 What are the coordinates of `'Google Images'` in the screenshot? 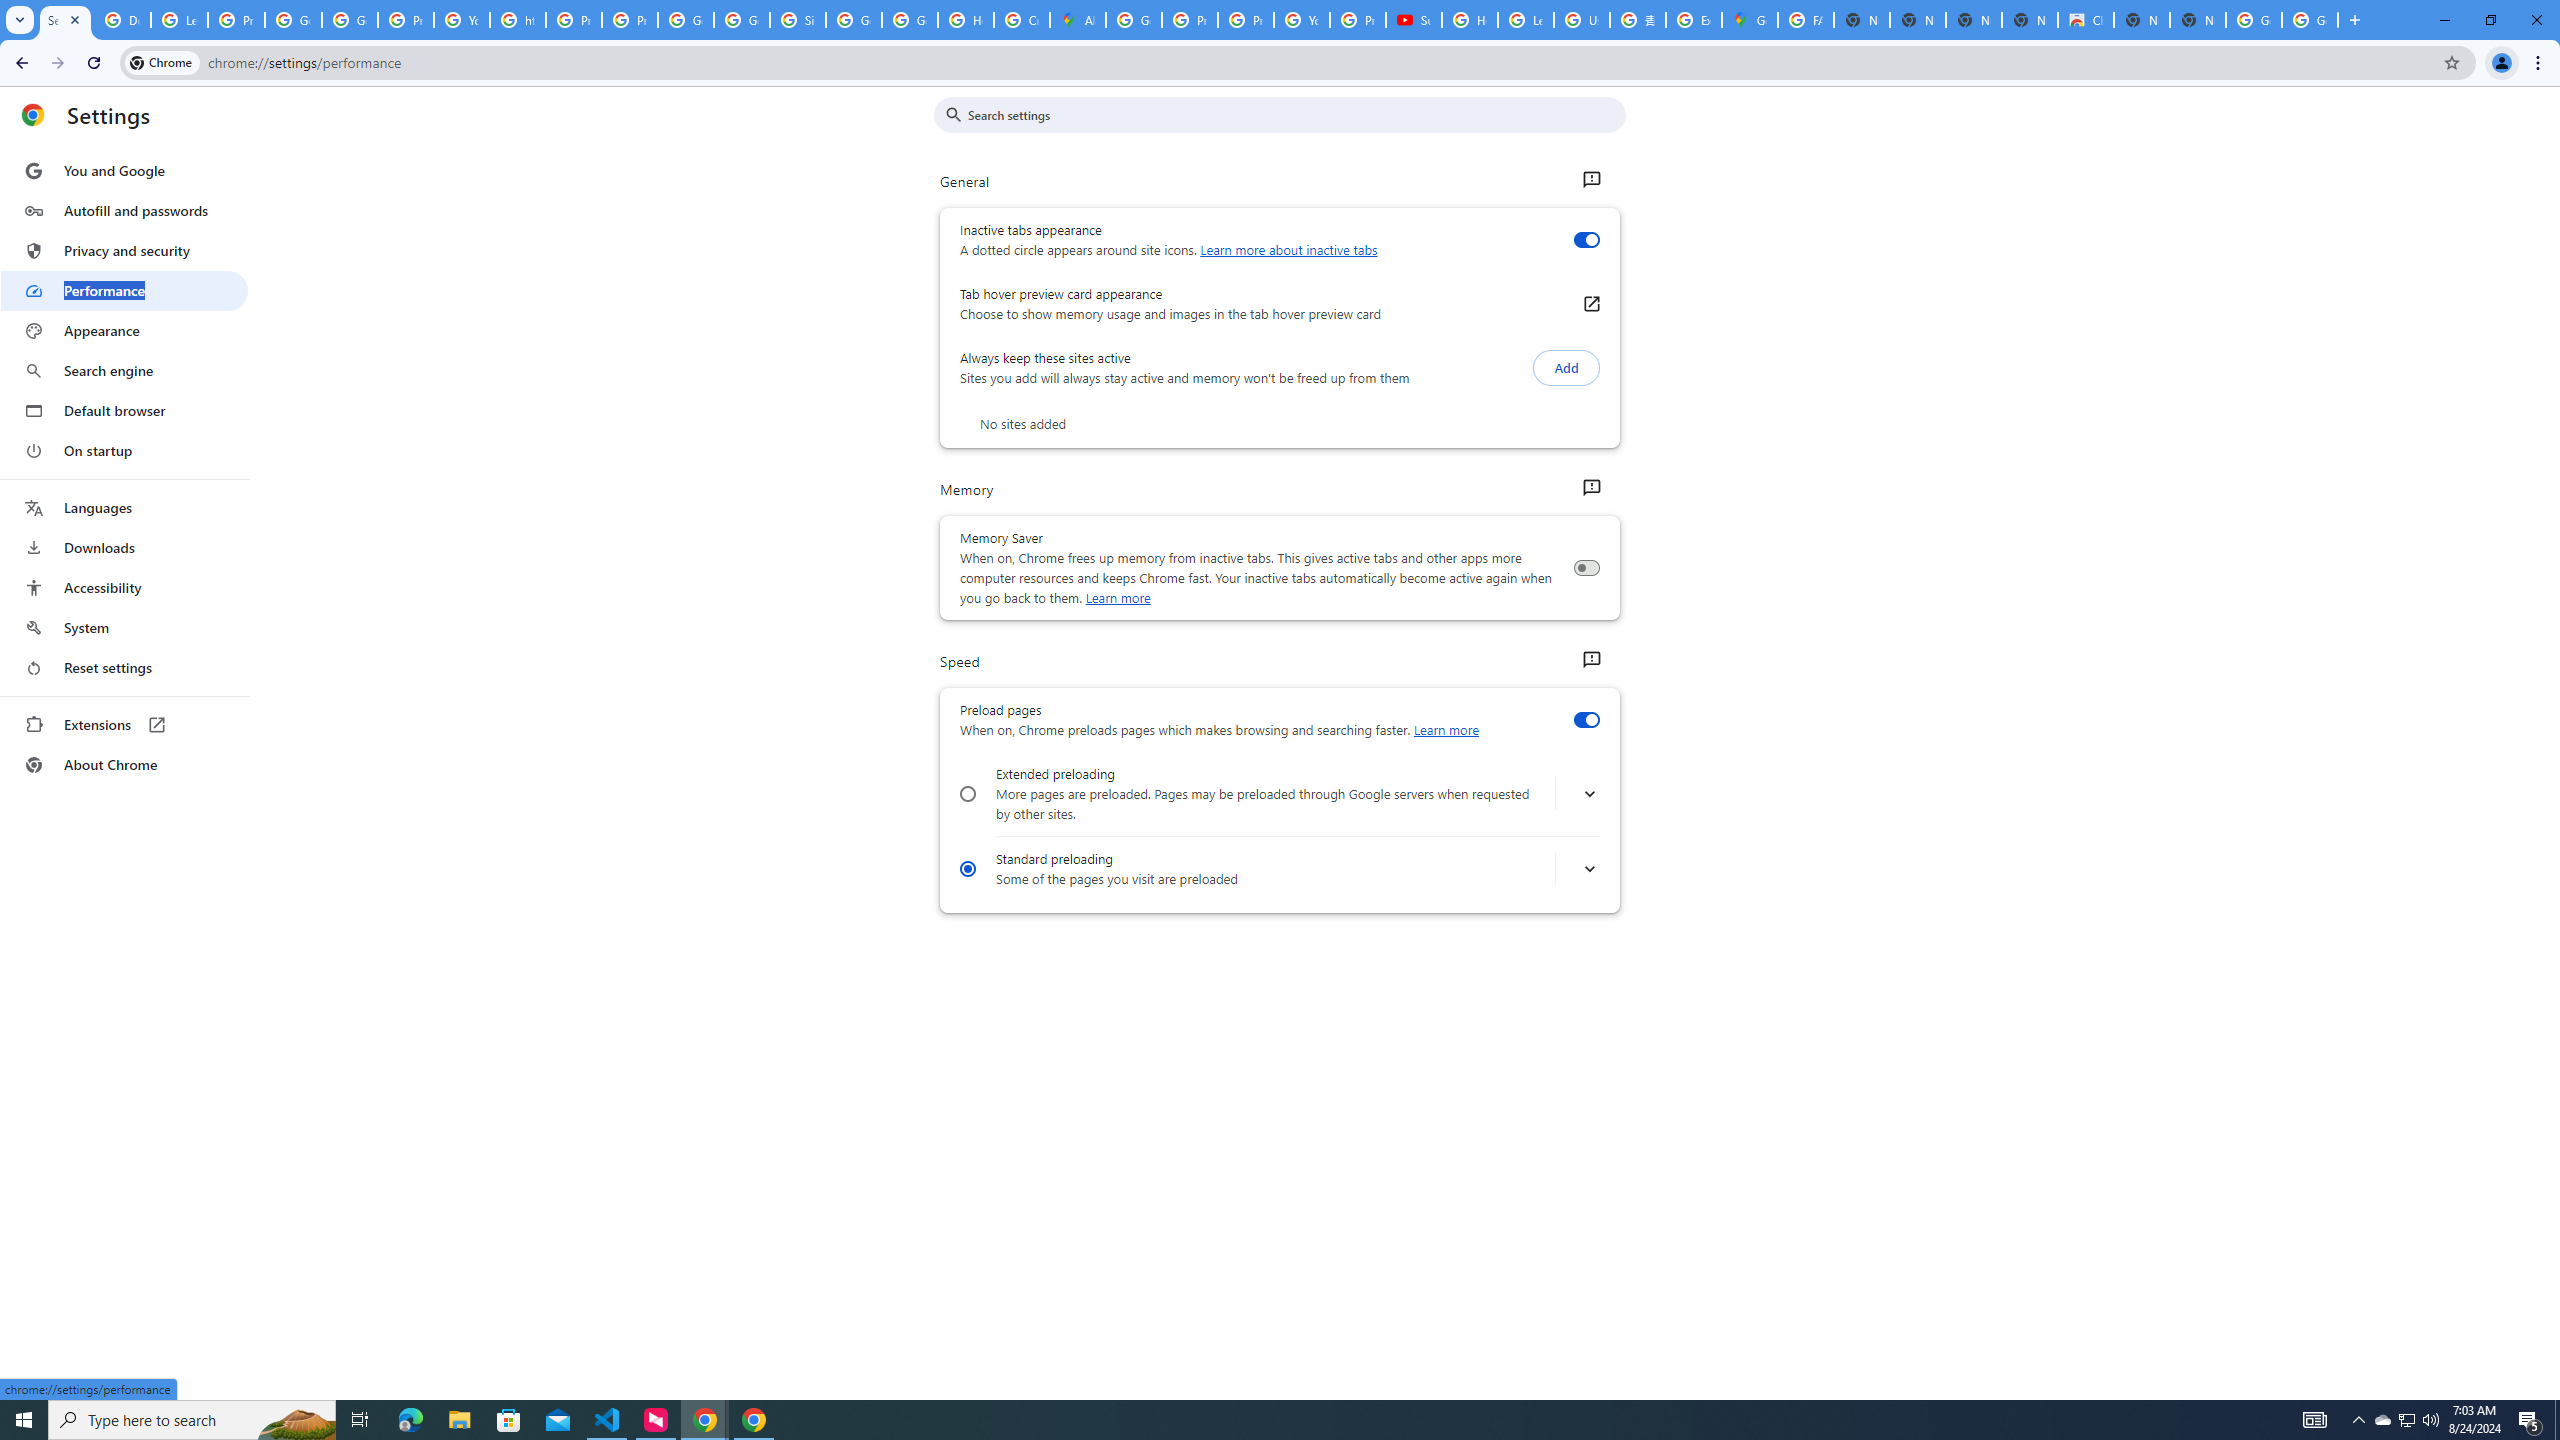 It's located at (2310, 19).